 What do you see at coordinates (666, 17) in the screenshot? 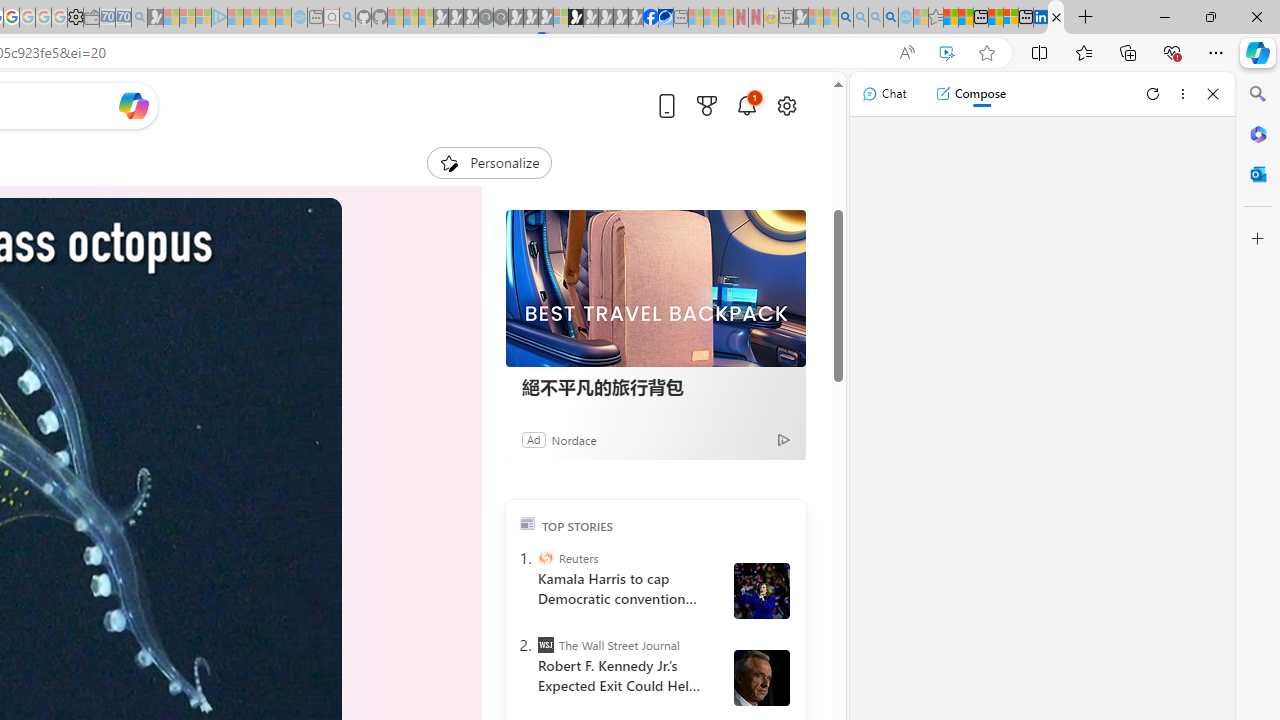
I see `'AQI & Health | AirNow.gov'` at bounding box center [666, 17].